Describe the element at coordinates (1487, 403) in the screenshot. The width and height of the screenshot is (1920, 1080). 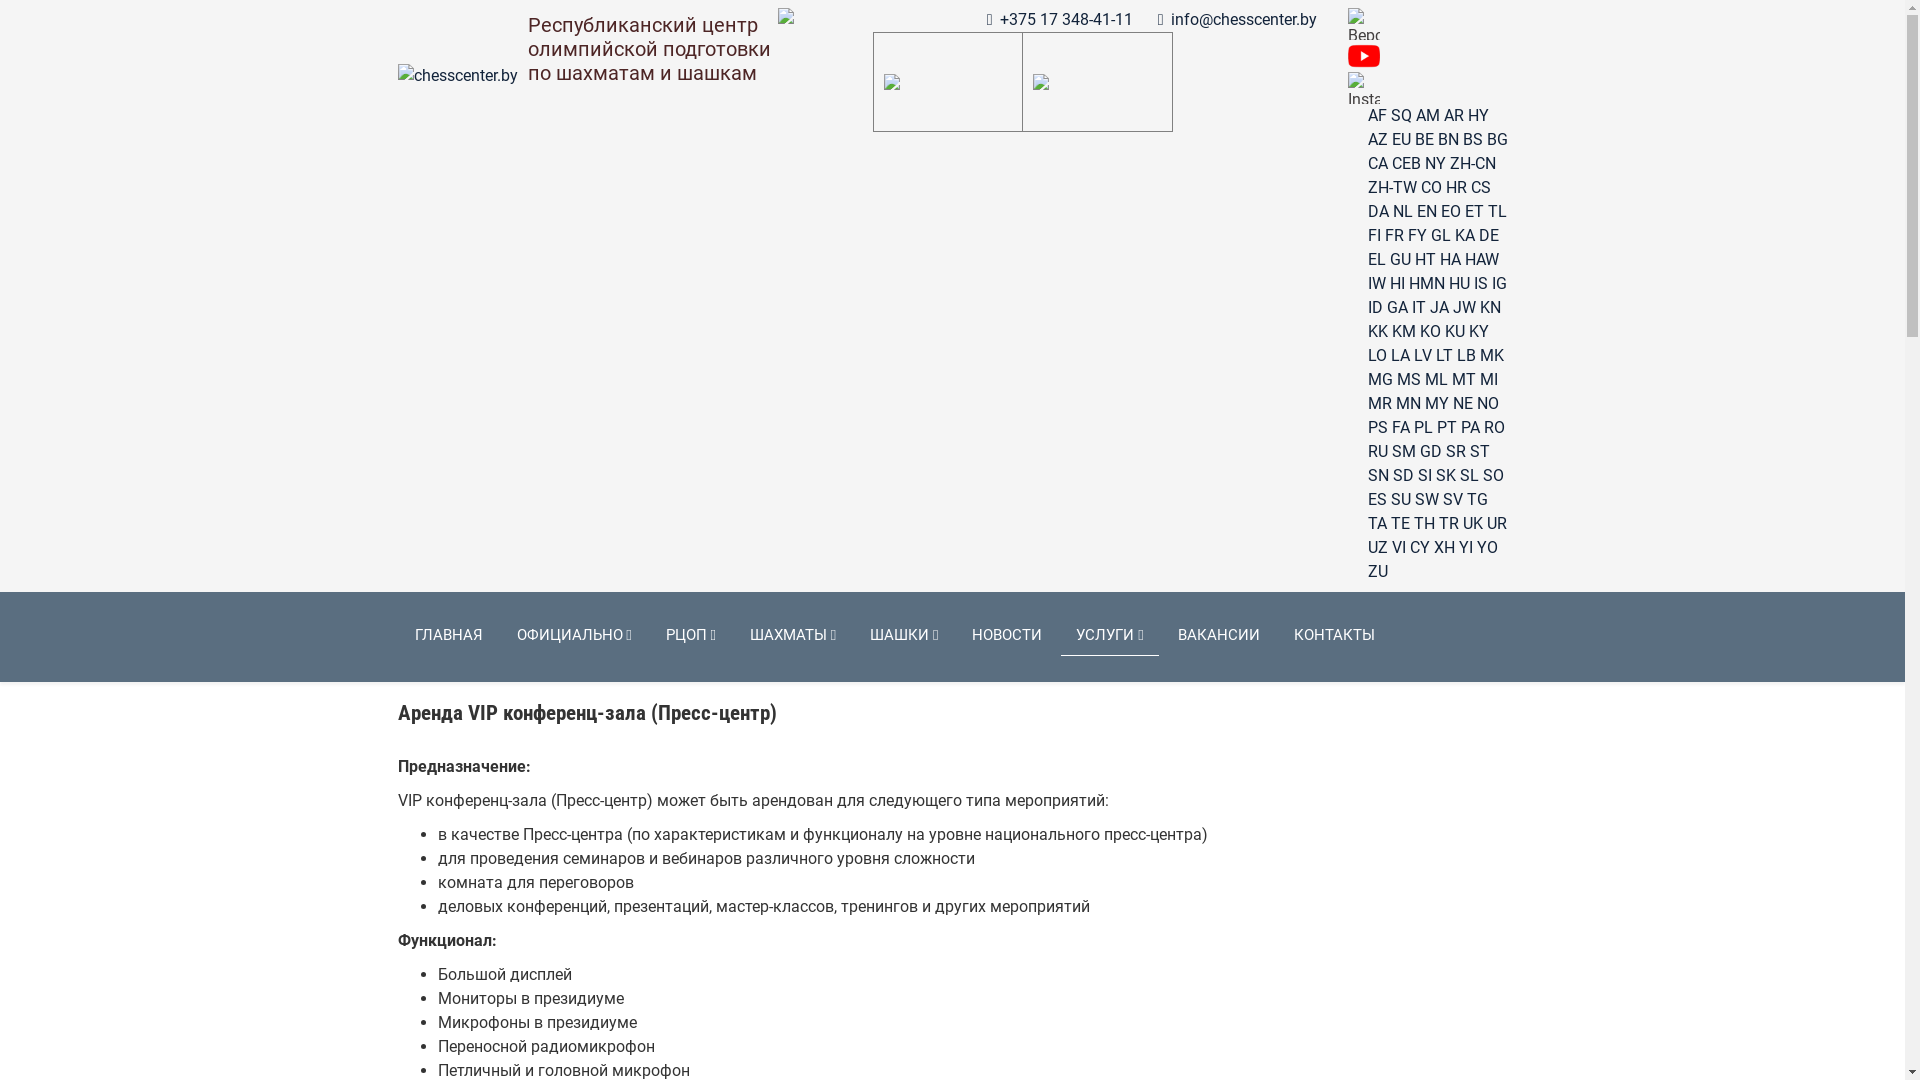
I see `'NO'` at that location.